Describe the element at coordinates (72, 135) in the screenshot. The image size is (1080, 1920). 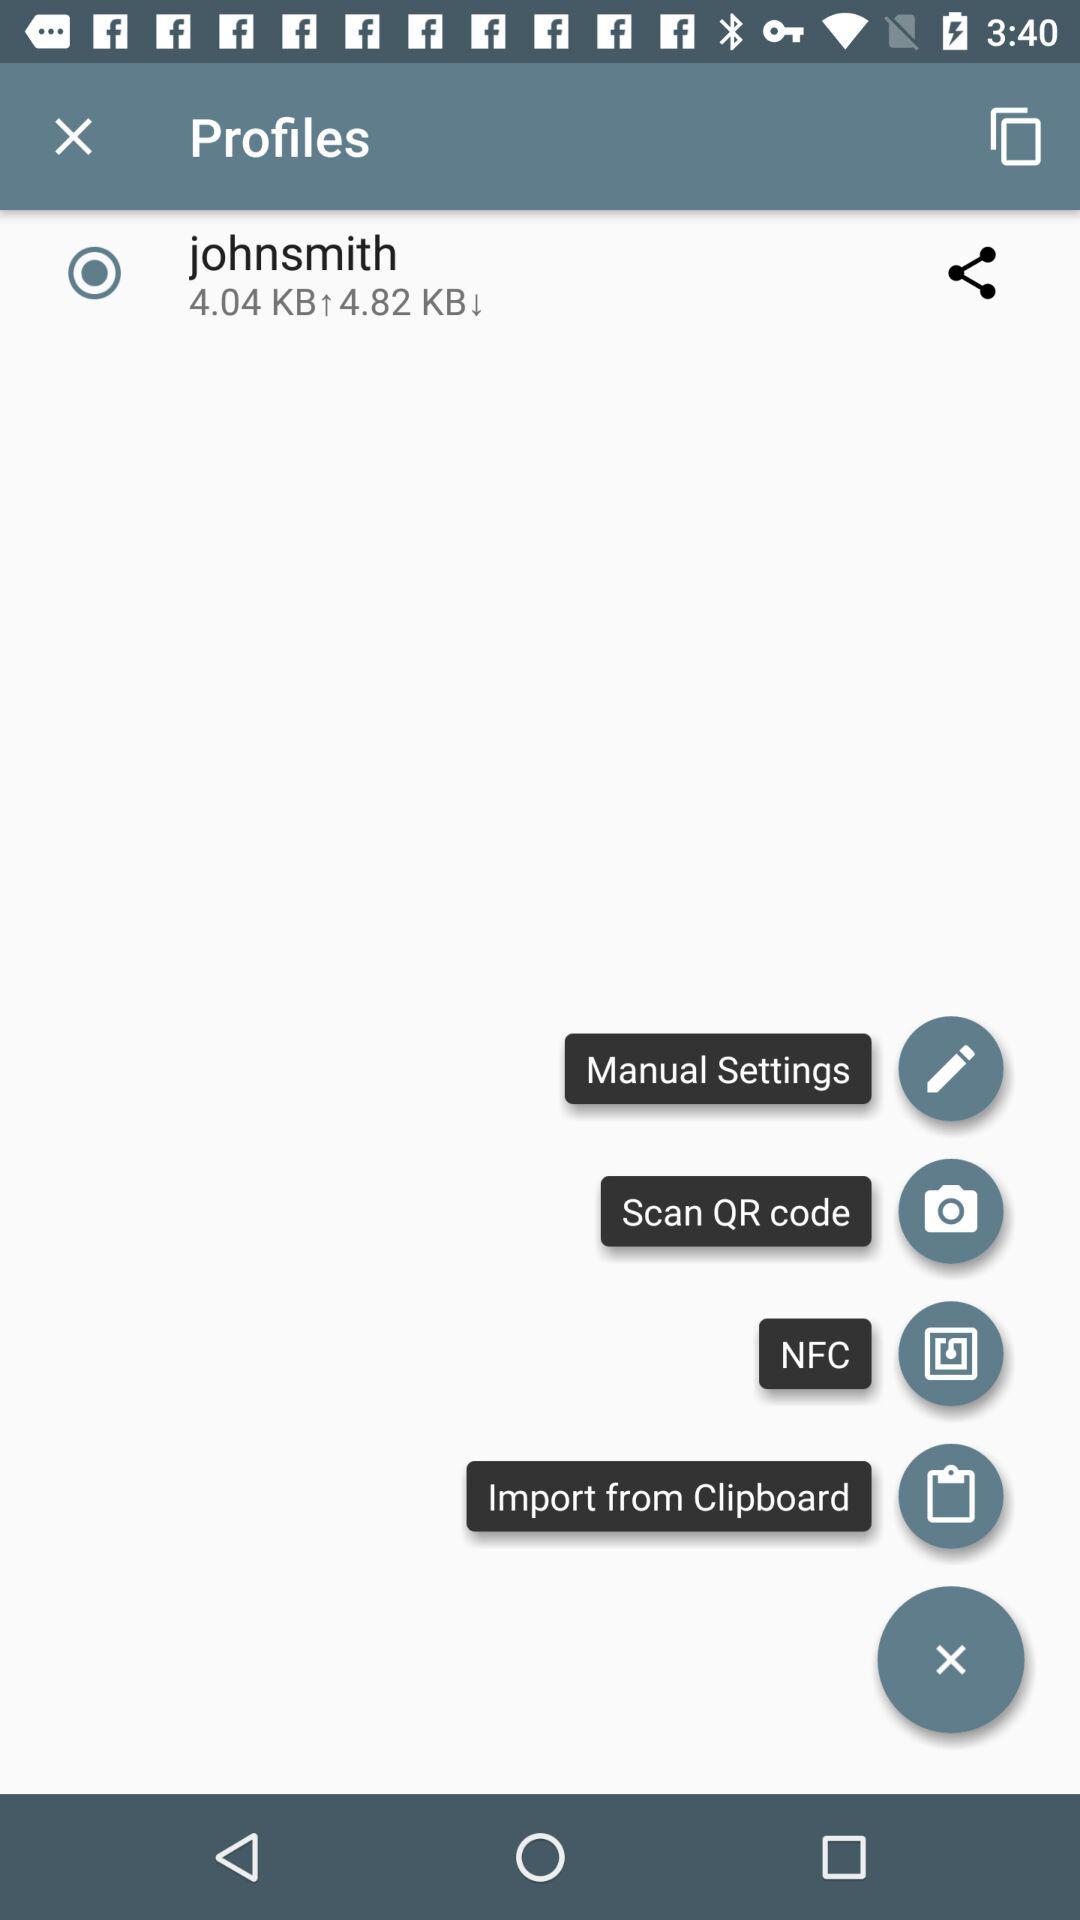
I see `app` at that location.